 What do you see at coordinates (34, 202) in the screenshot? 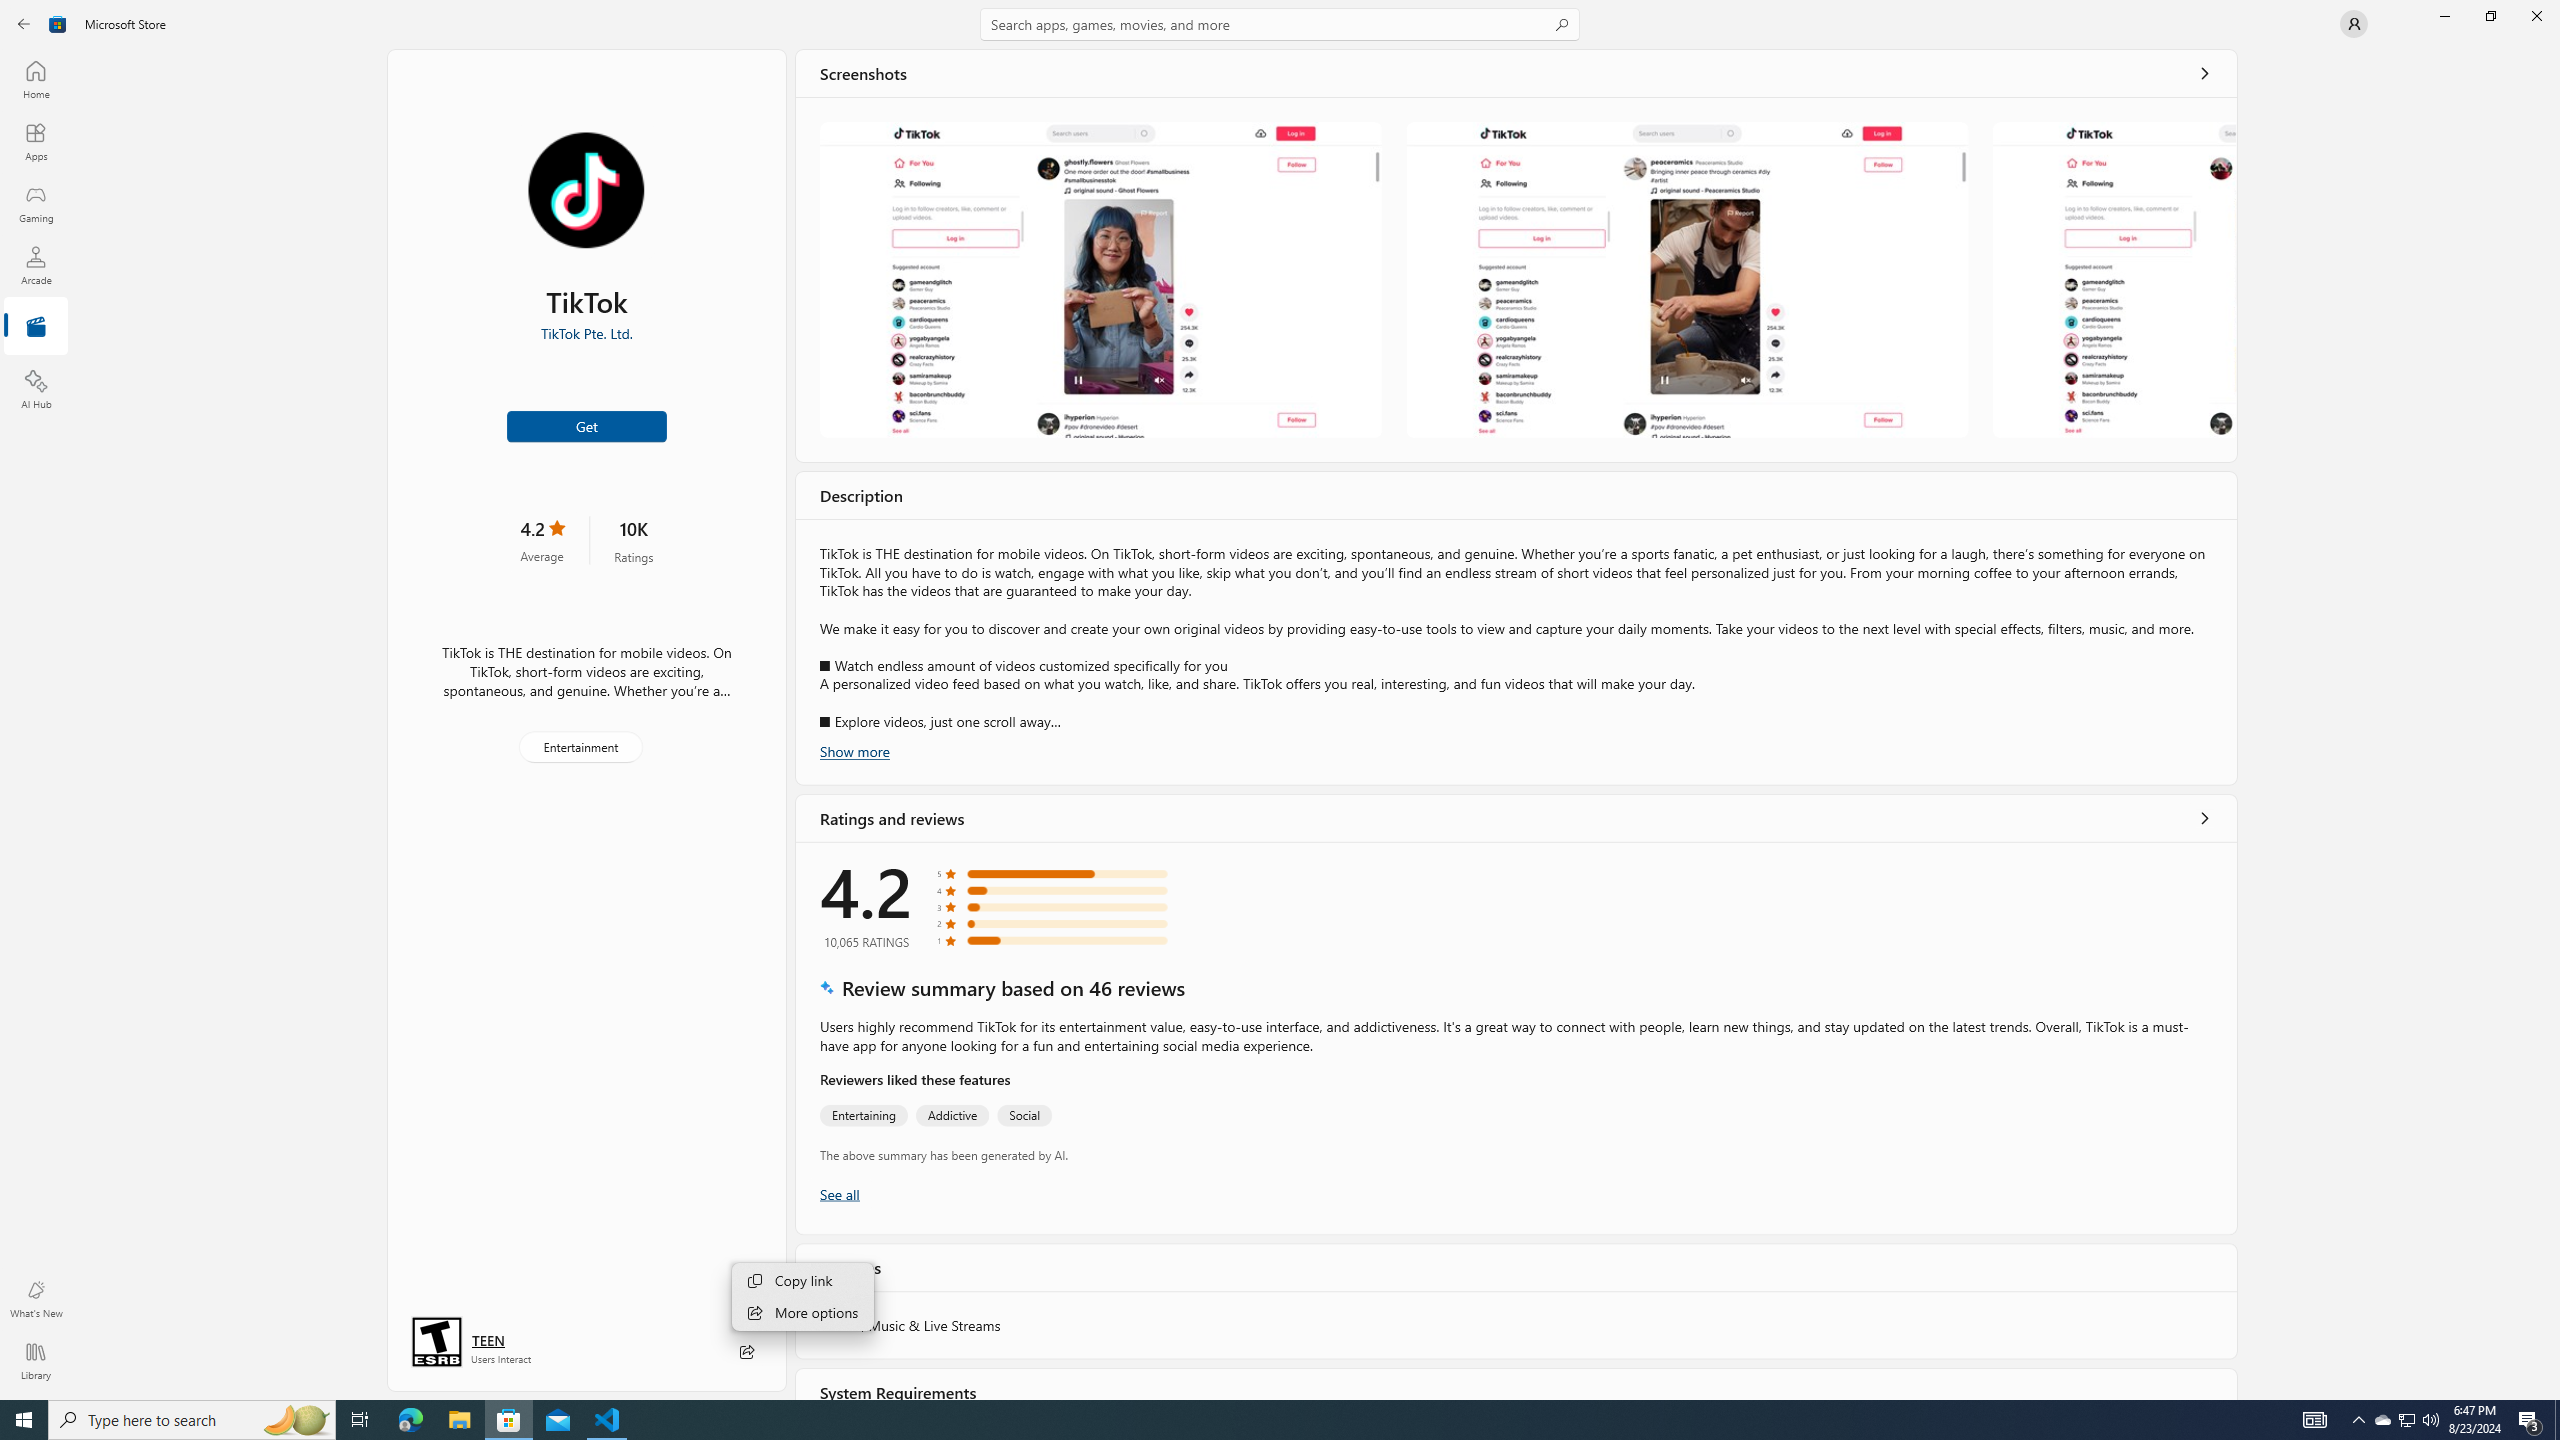
I see `'Gaming'` at bounding box center [34, 202].